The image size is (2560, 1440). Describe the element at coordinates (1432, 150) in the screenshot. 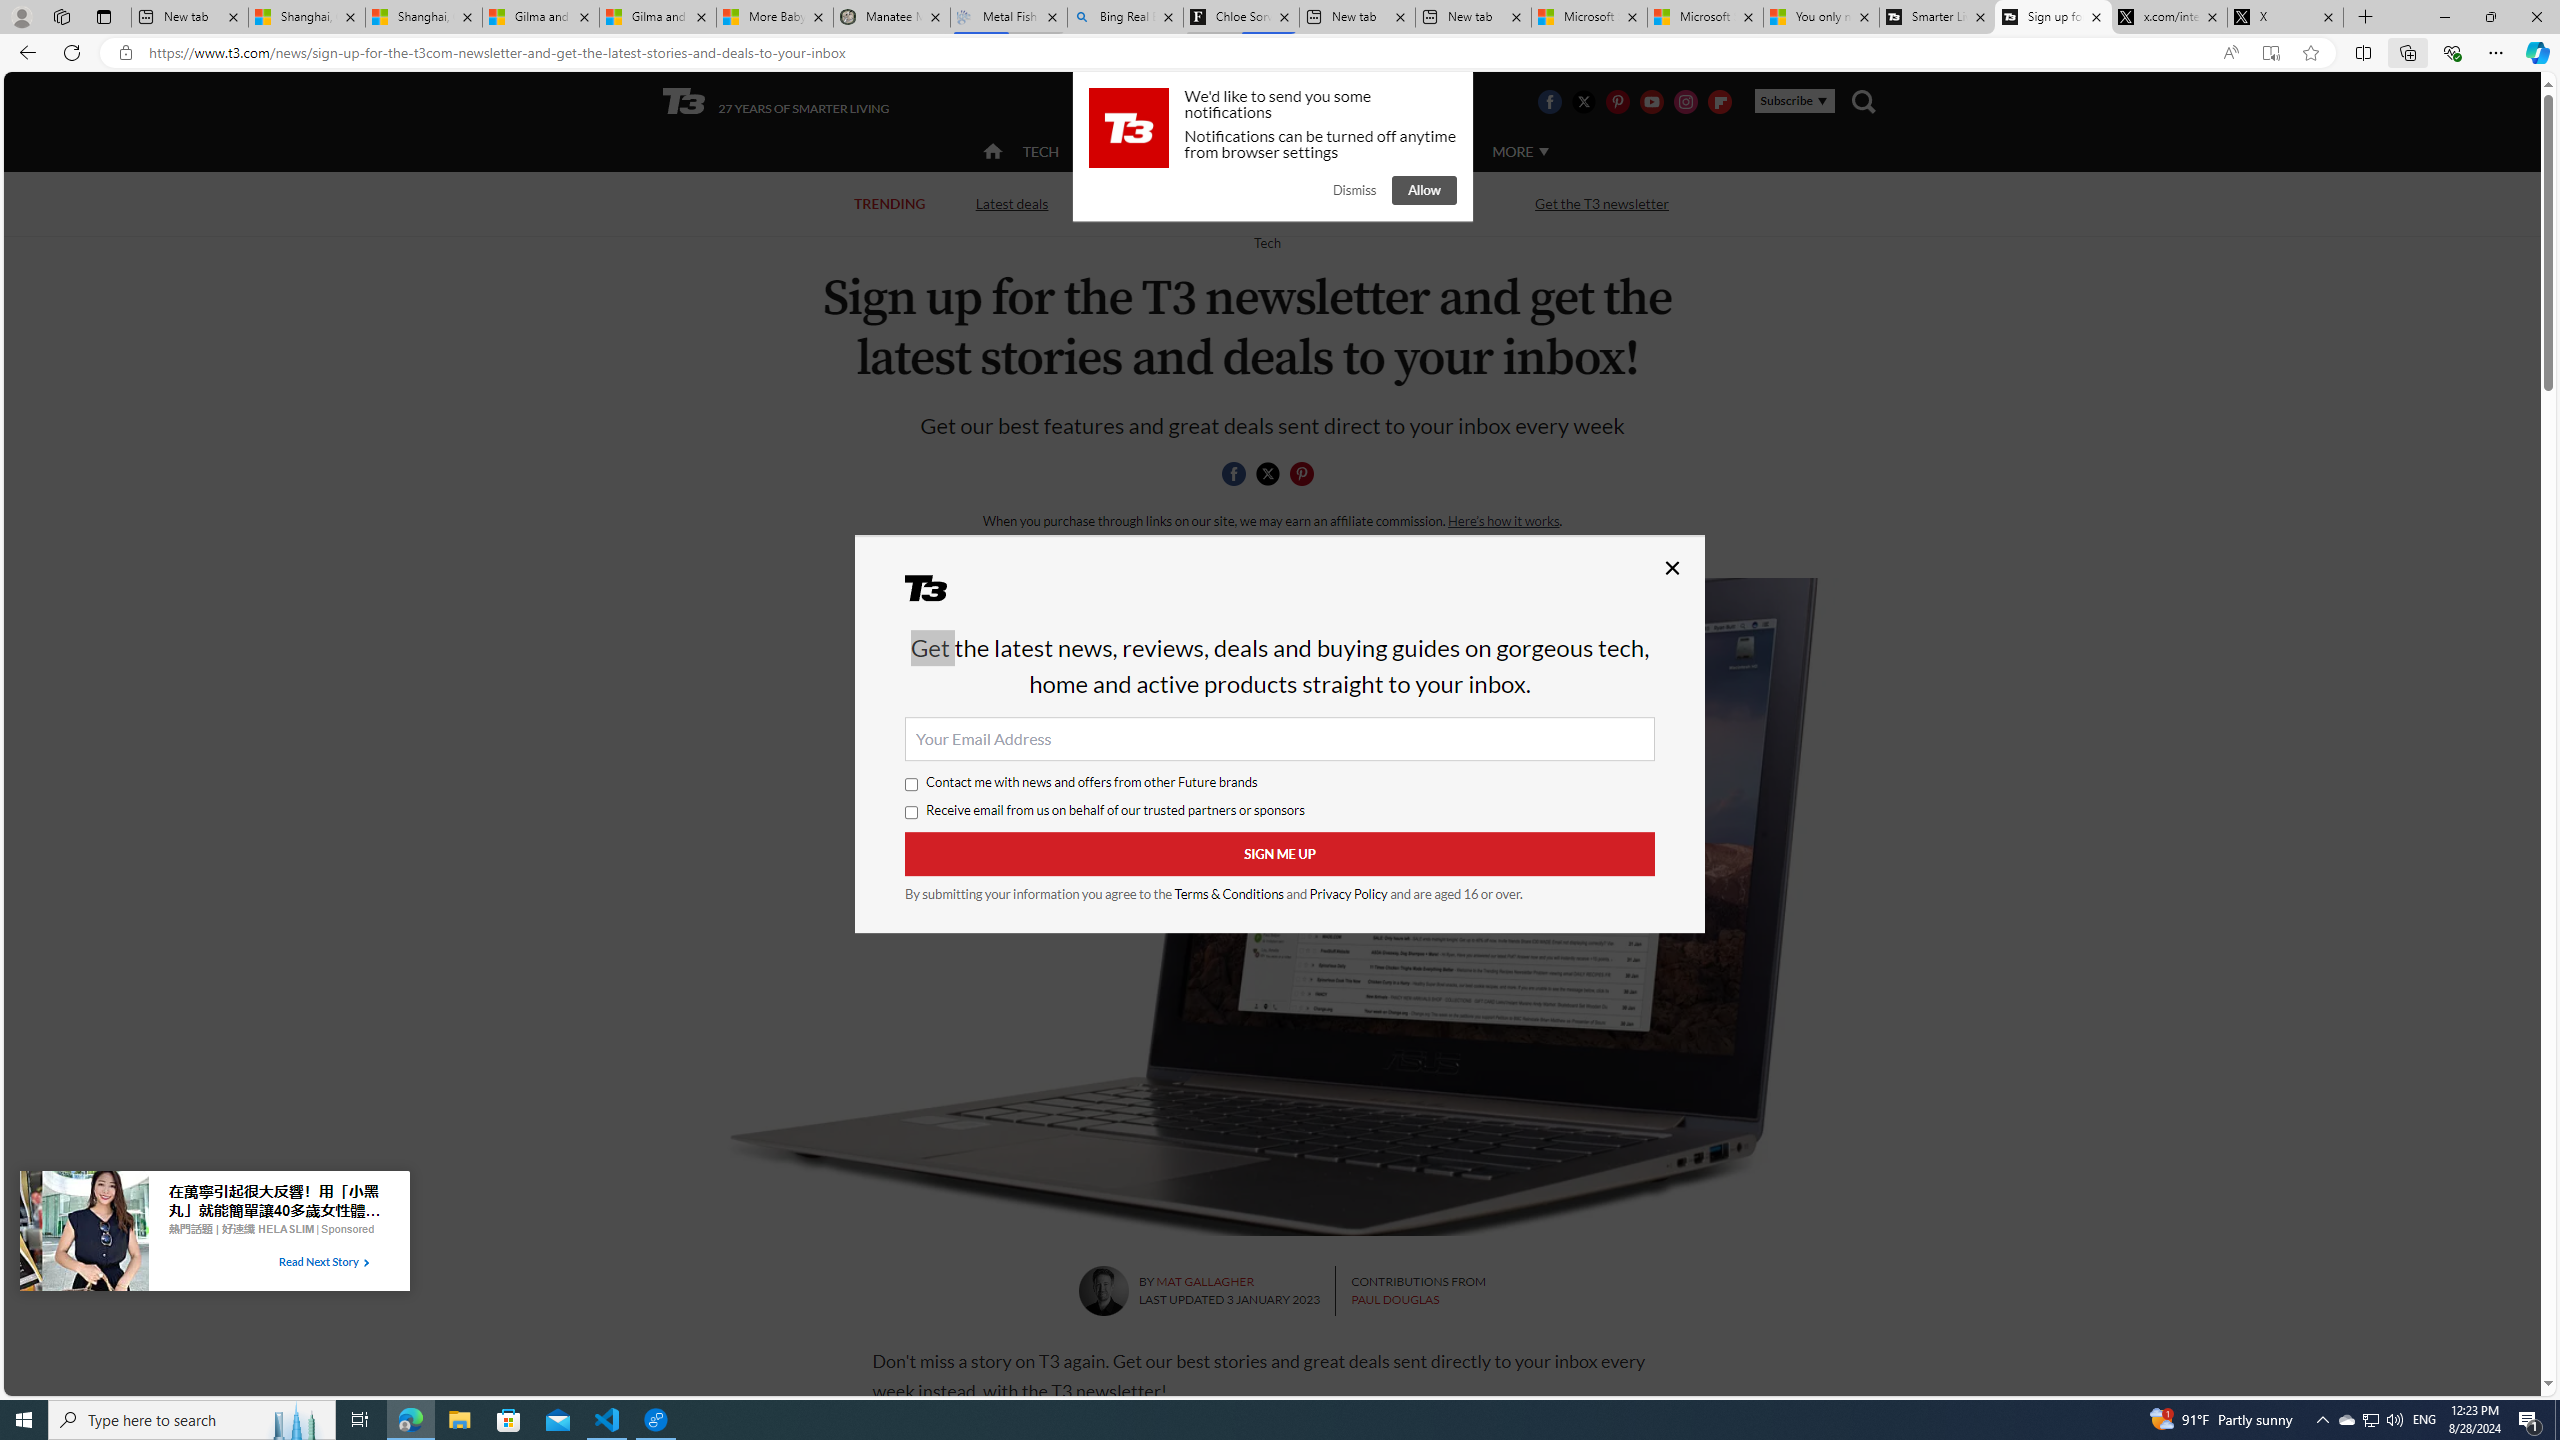

I see `'AUTO'` at that location.